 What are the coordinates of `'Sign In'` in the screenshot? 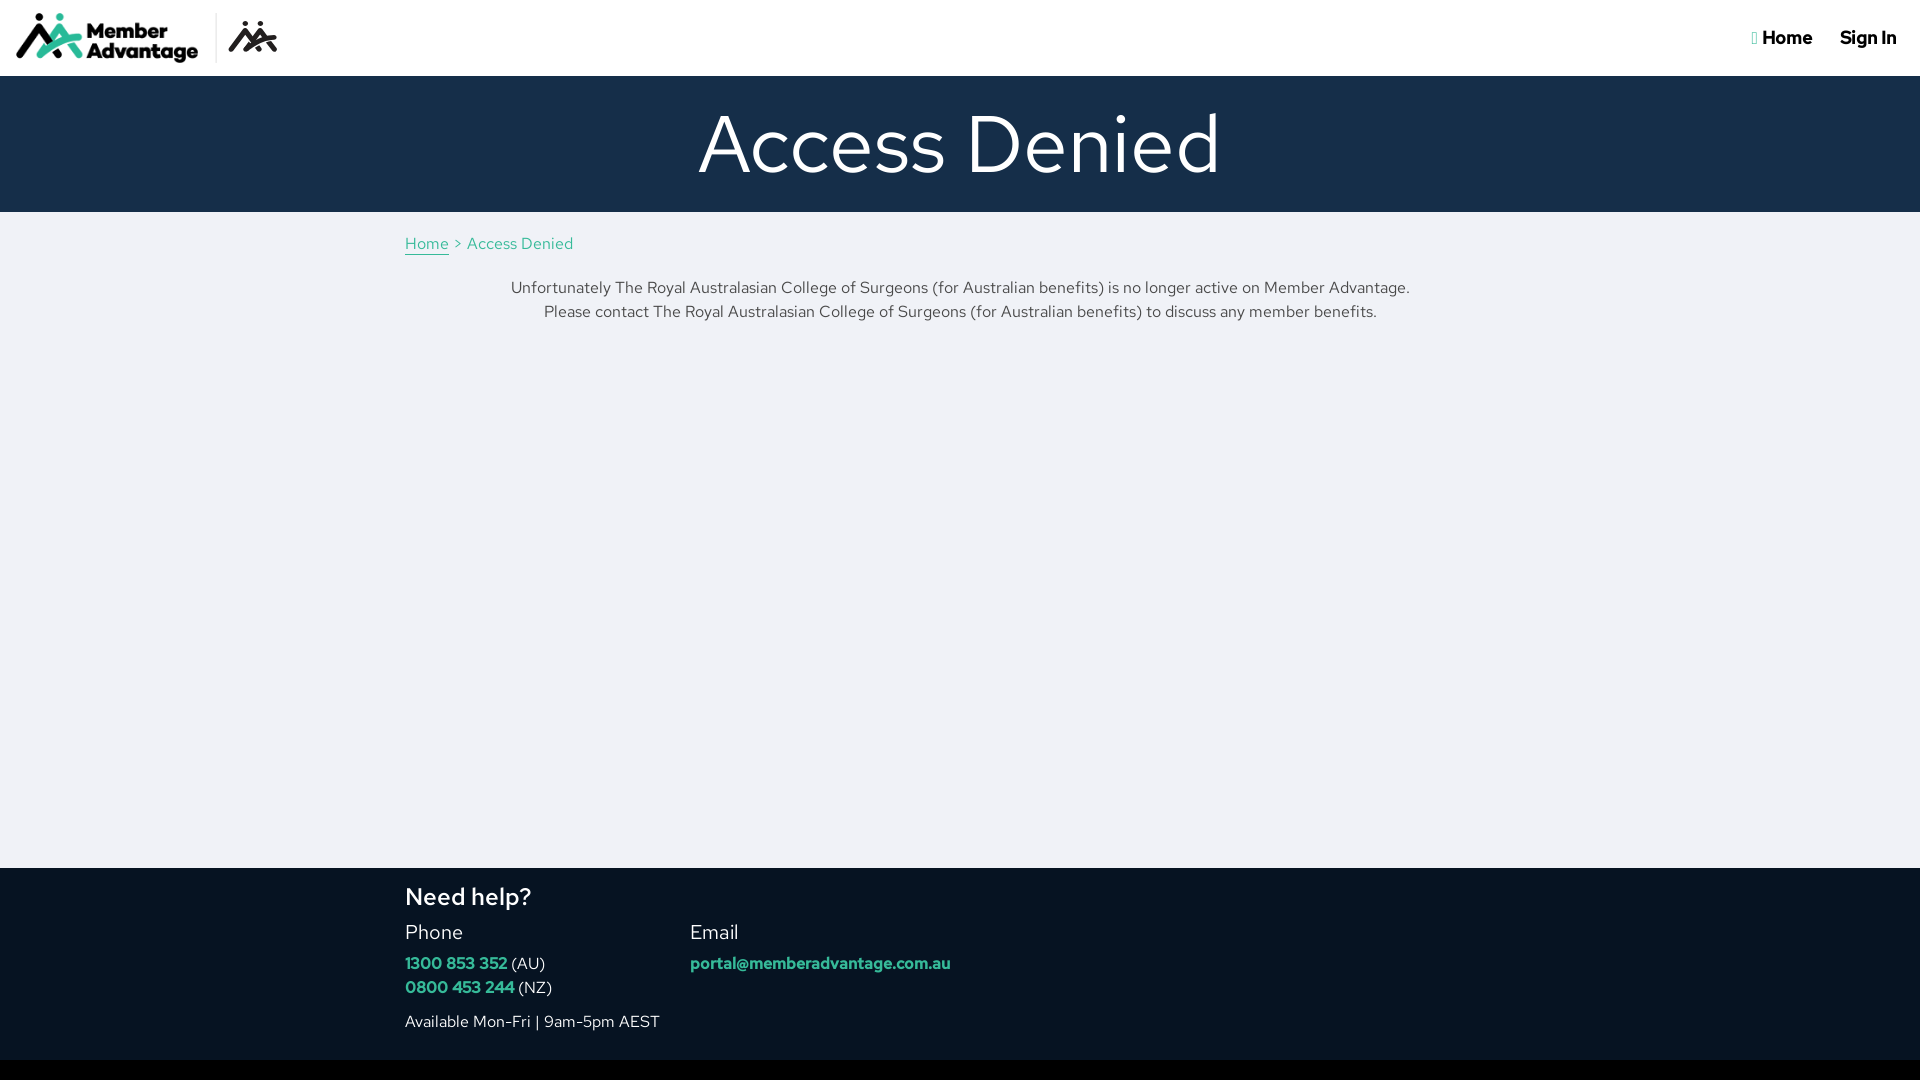 It's located at (1866, 38).